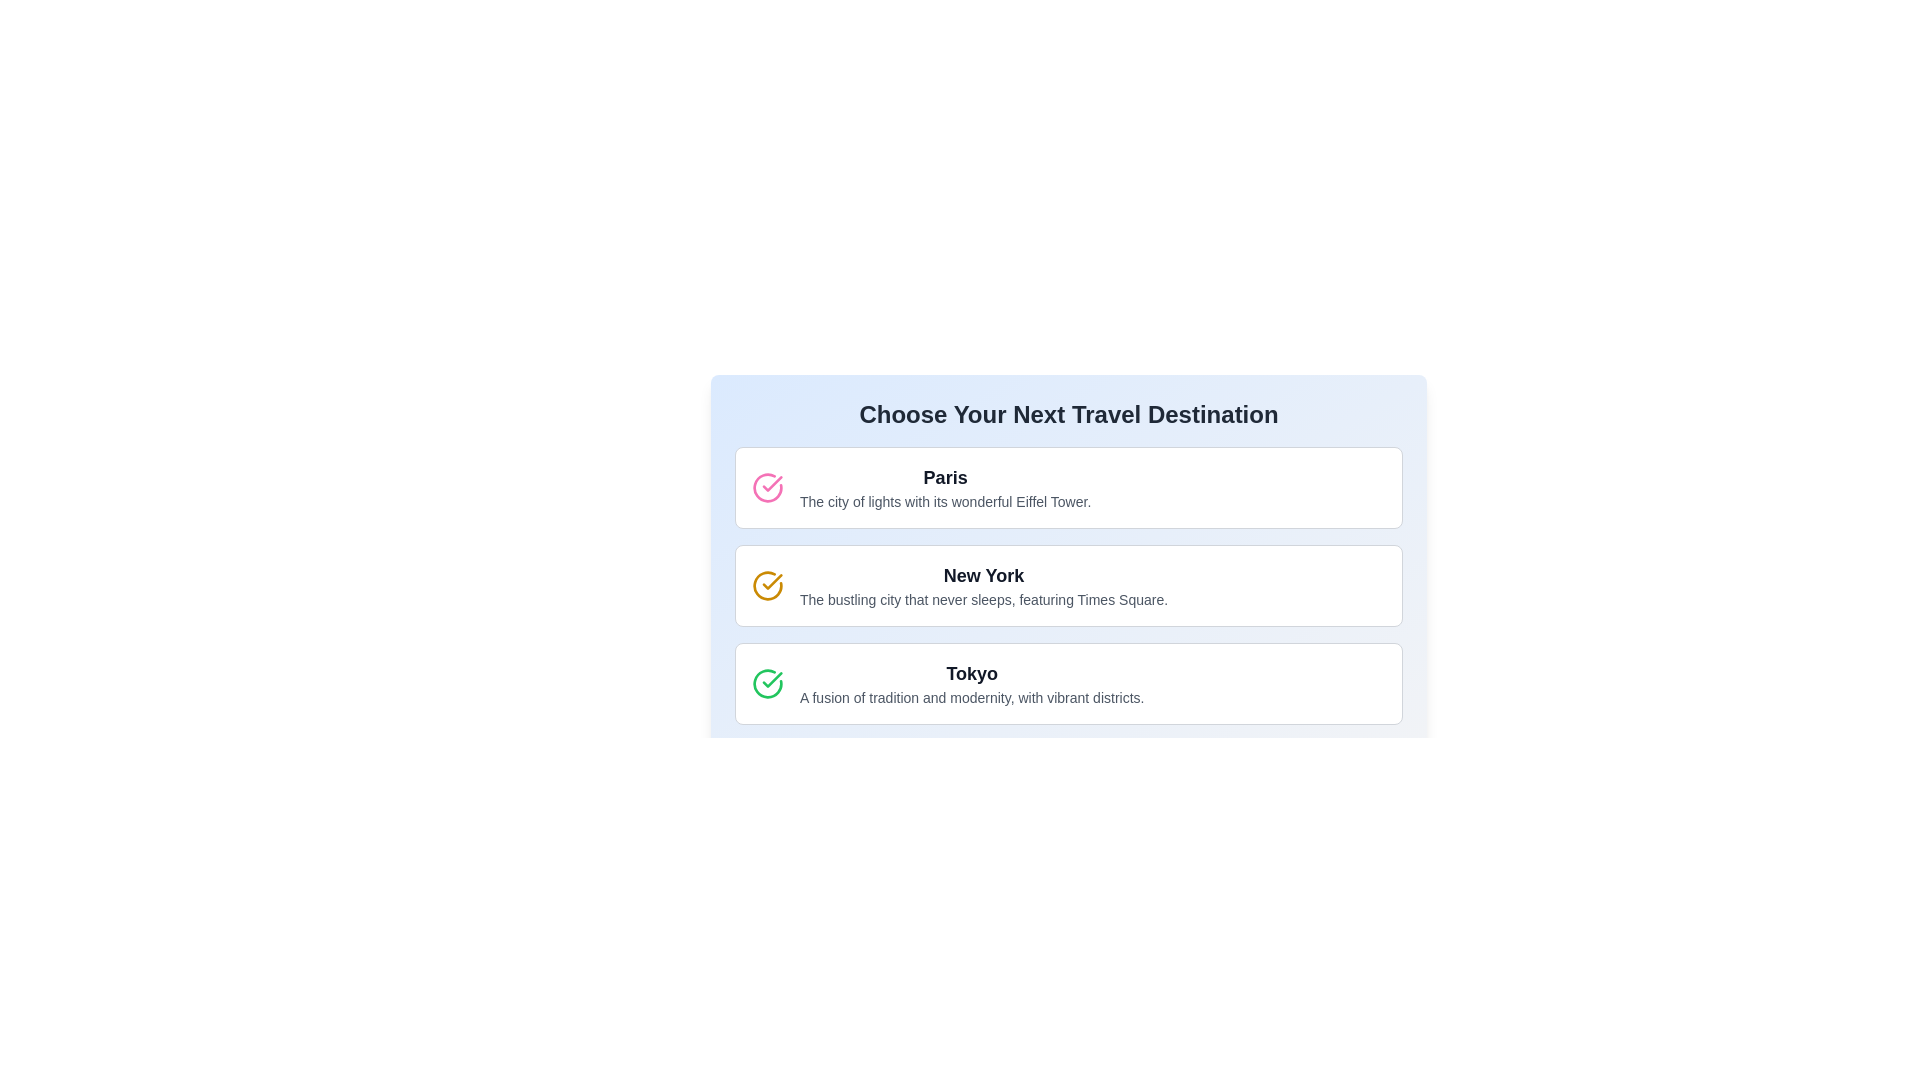  I want to click on the 'New York' card, which is a button-like interactive card with a white background, rounded corners, and contains the title 'New York' in bold, so click(1068, 544).